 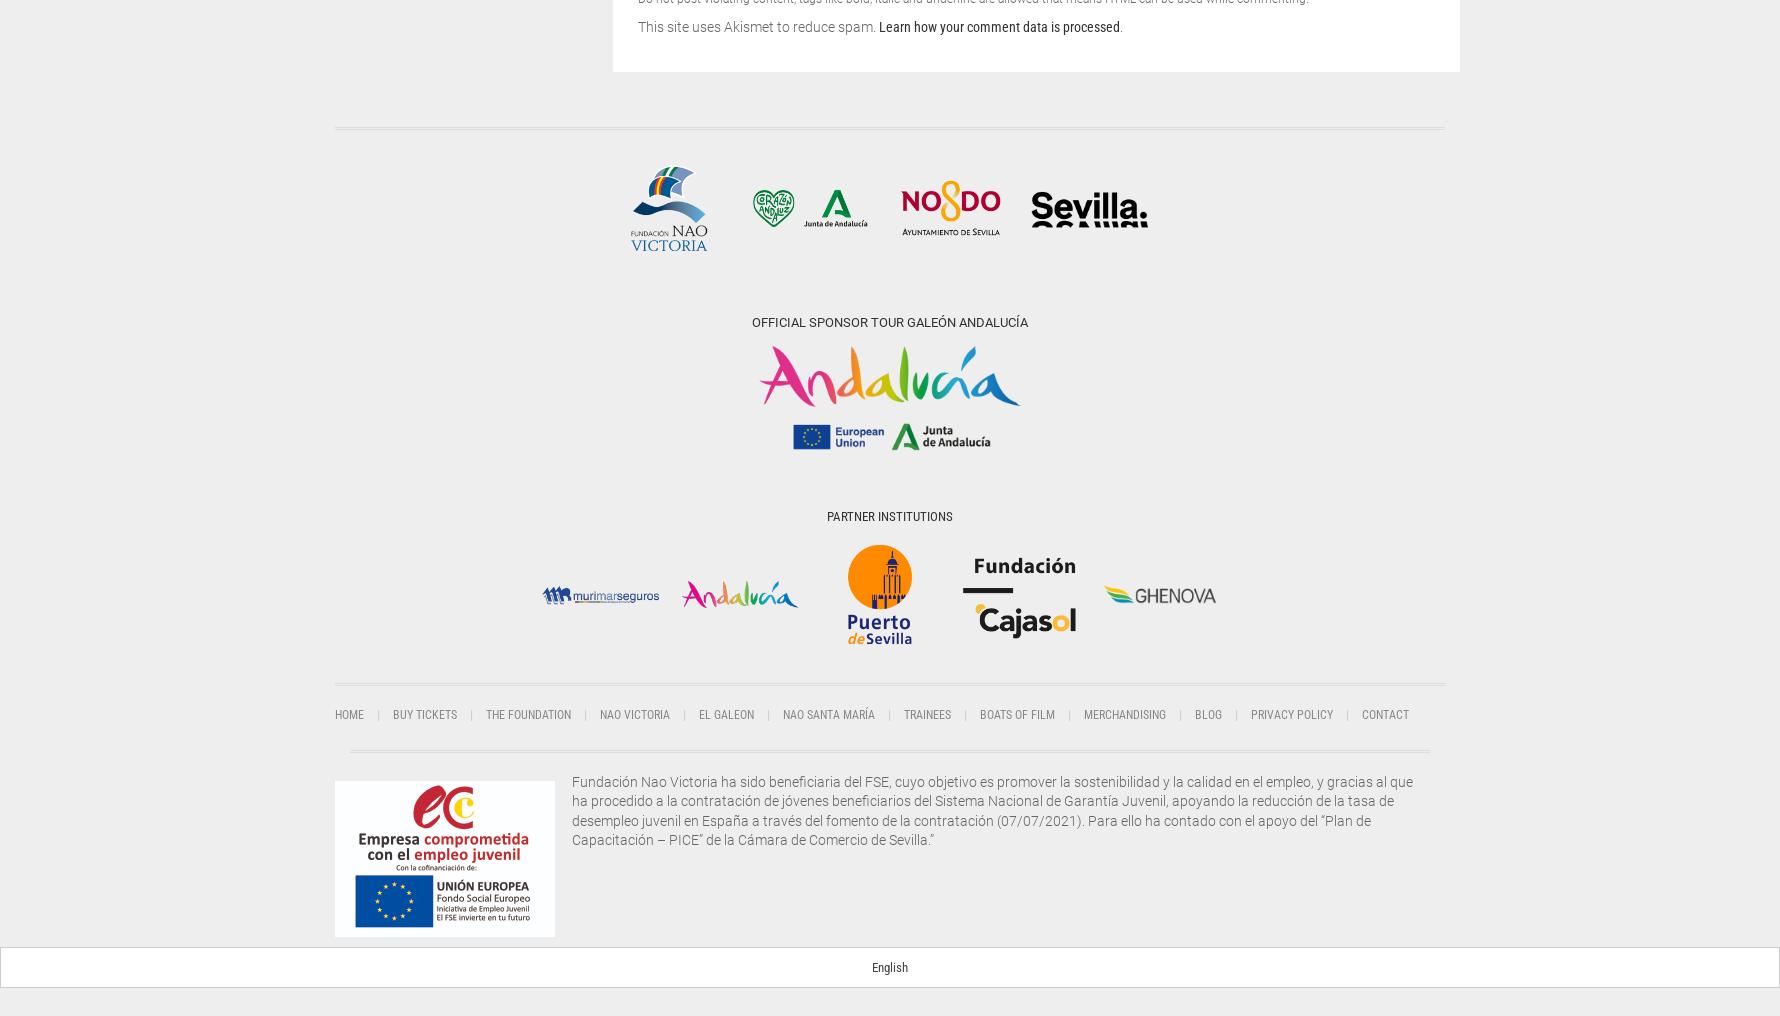 What do you see at coordinates (757, 25) in the screenshot?
I see `'This site uses Akismet to reduce spam.'` at bounding box center [757, 25].